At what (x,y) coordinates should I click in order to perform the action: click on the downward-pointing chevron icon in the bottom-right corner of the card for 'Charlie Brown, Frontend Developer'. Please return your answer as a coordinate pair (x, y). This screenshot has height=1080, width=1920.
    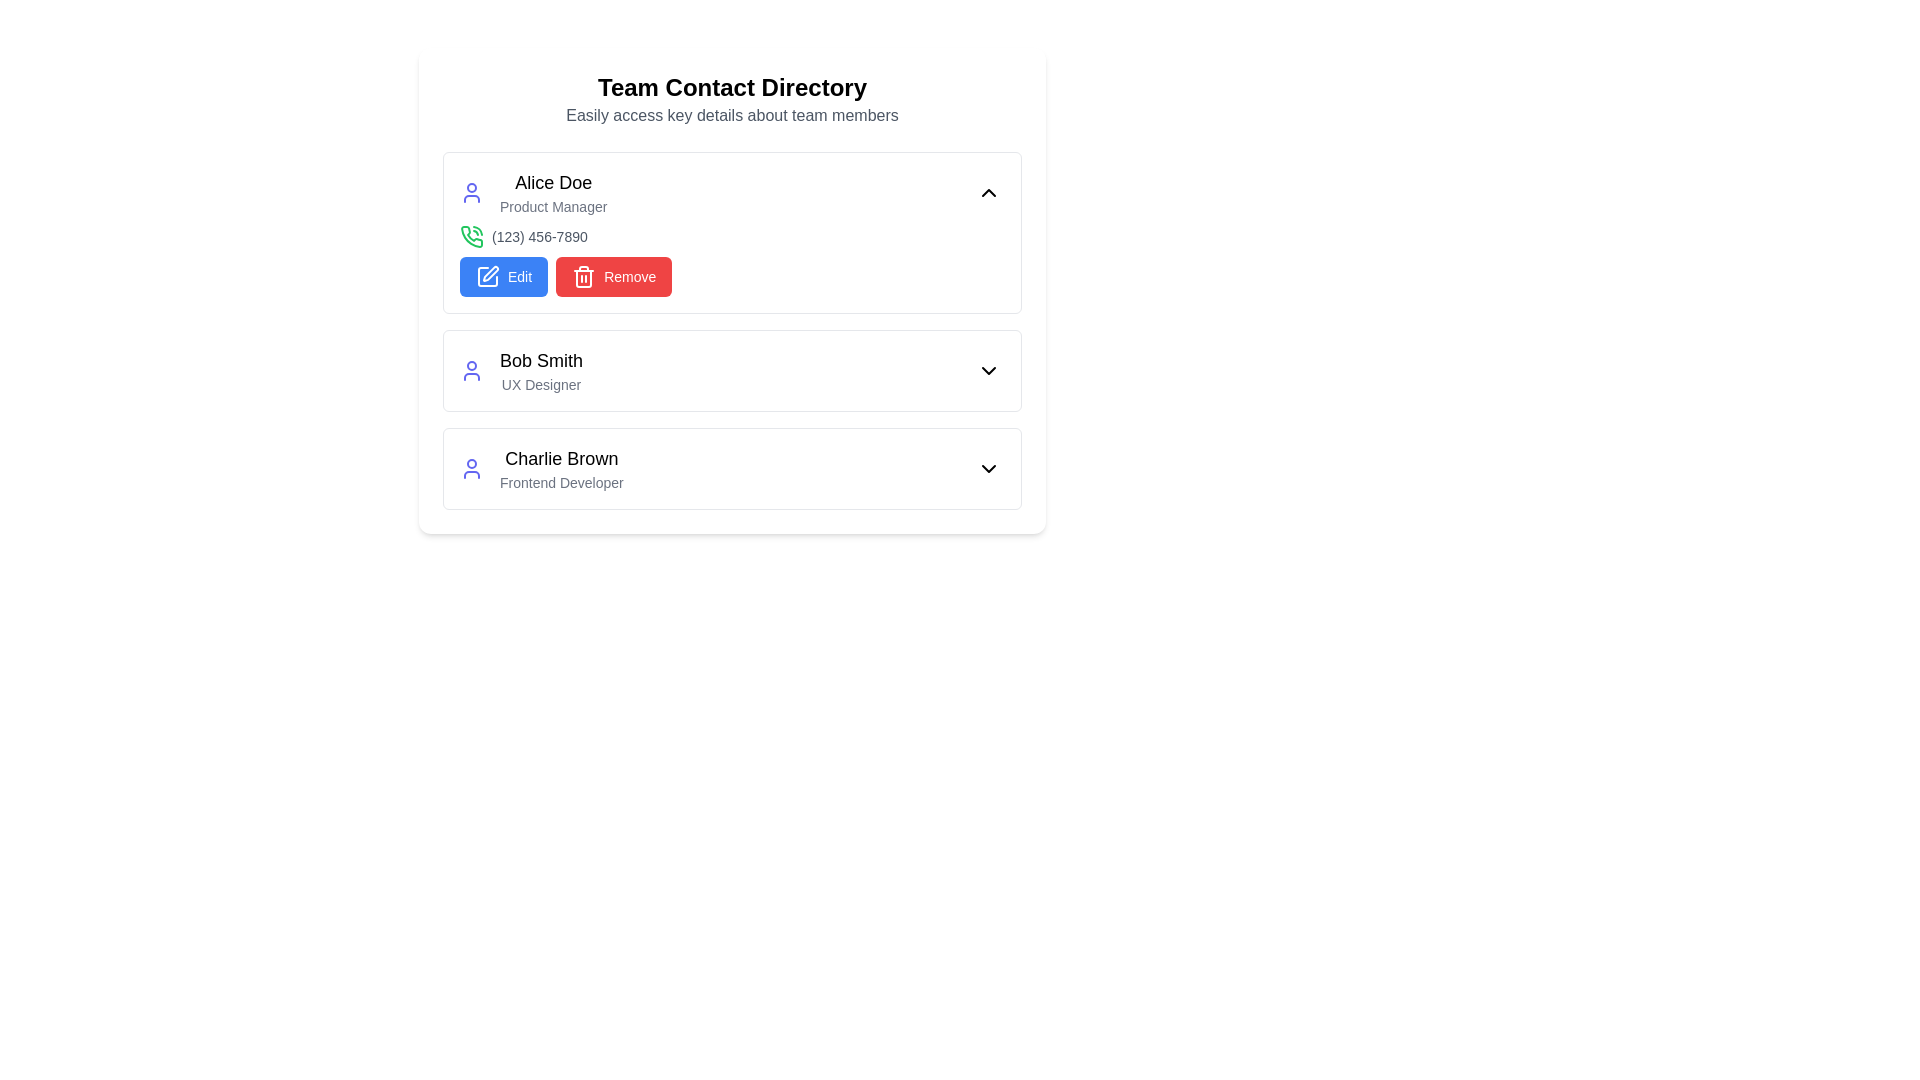
    Looking at the image, I should click on (988, 469).